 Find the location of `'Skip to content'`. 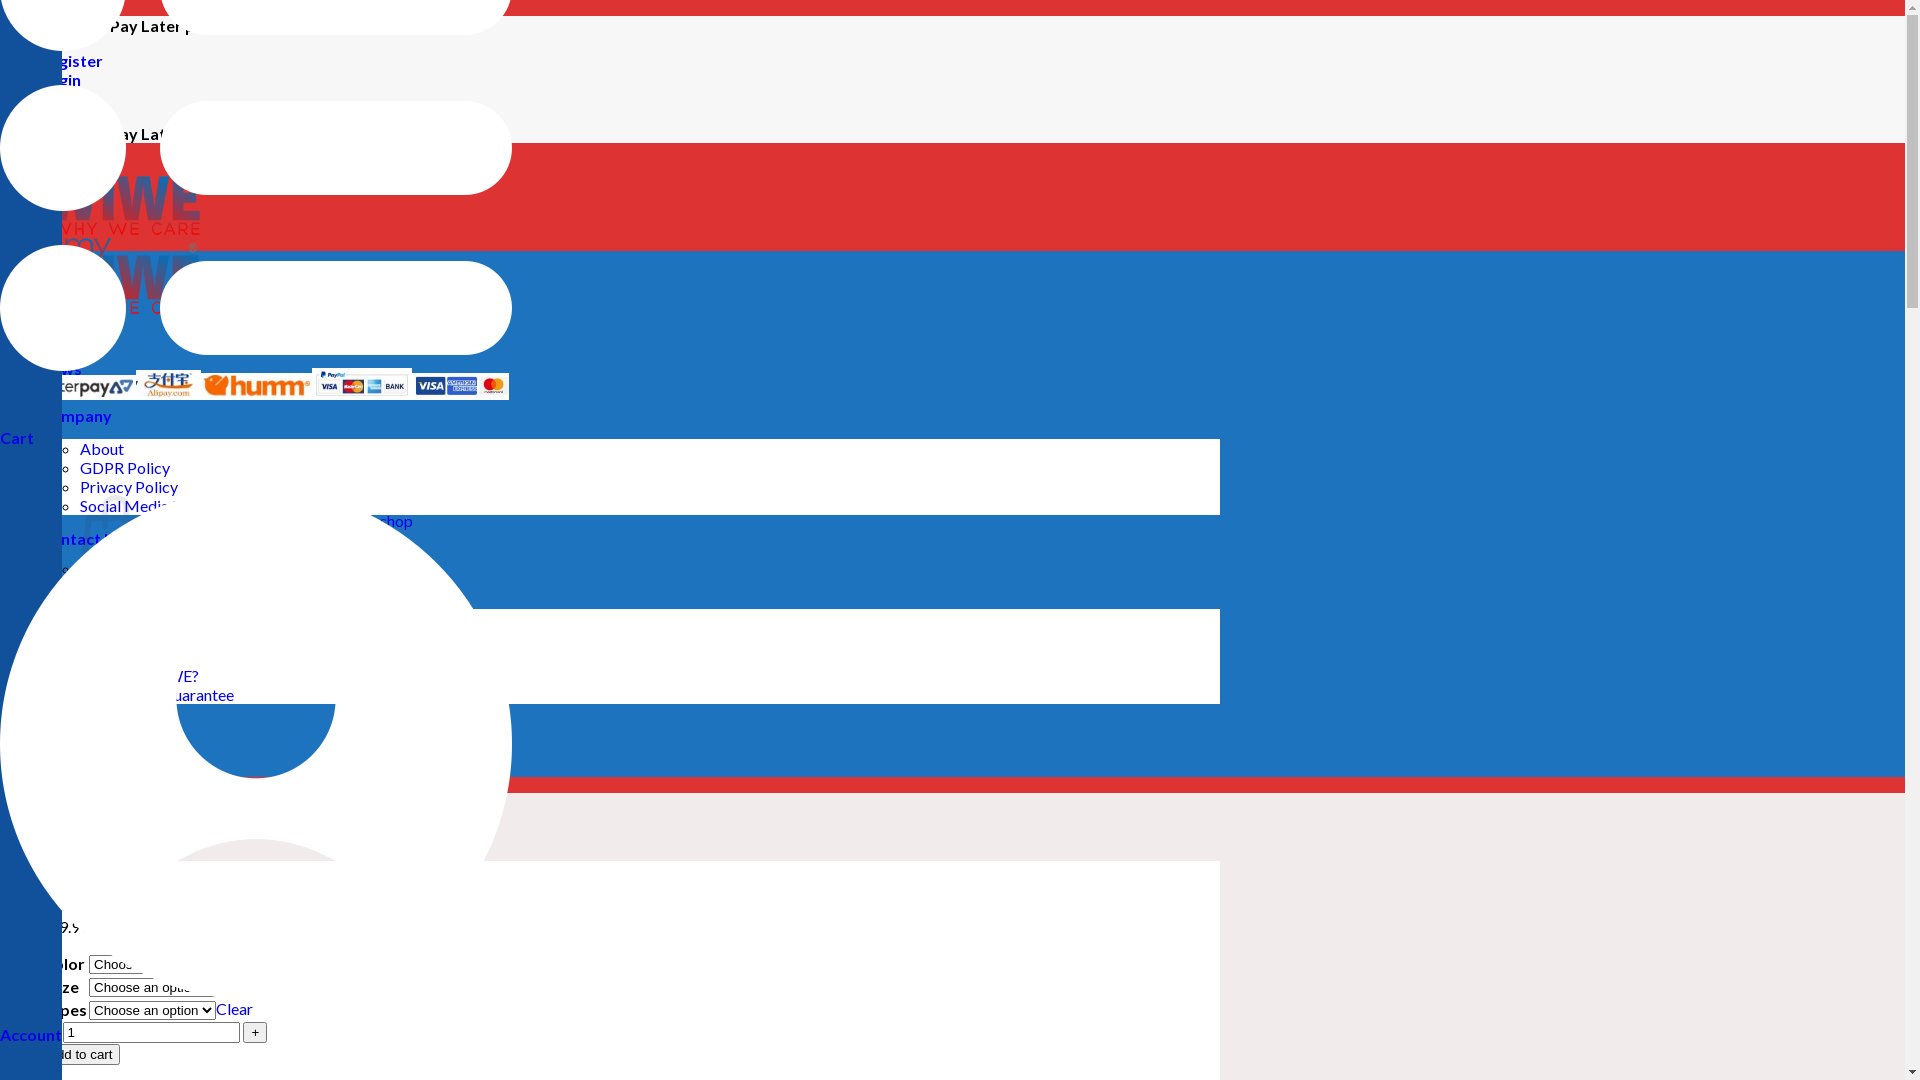

'Skip to content' is located at coordinates (0, 16).